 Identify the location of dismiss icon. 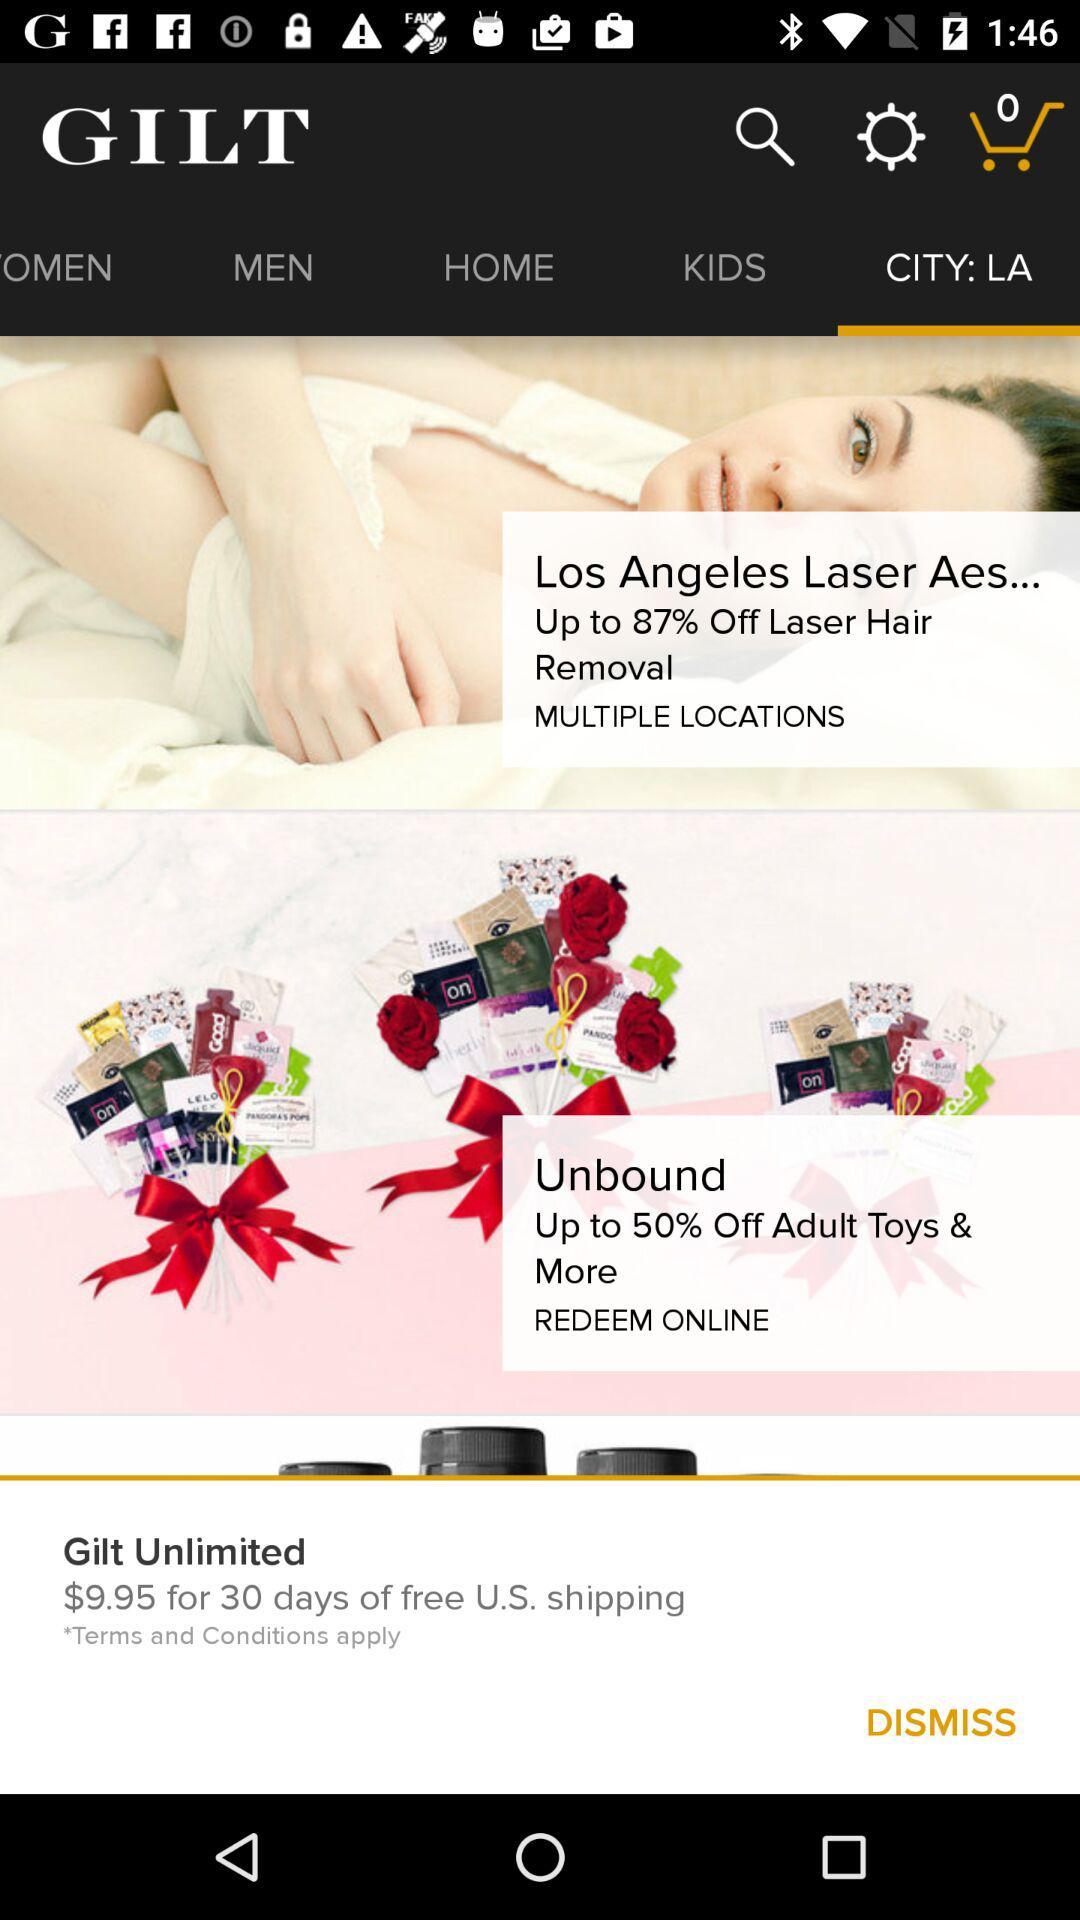
(941, 1721).